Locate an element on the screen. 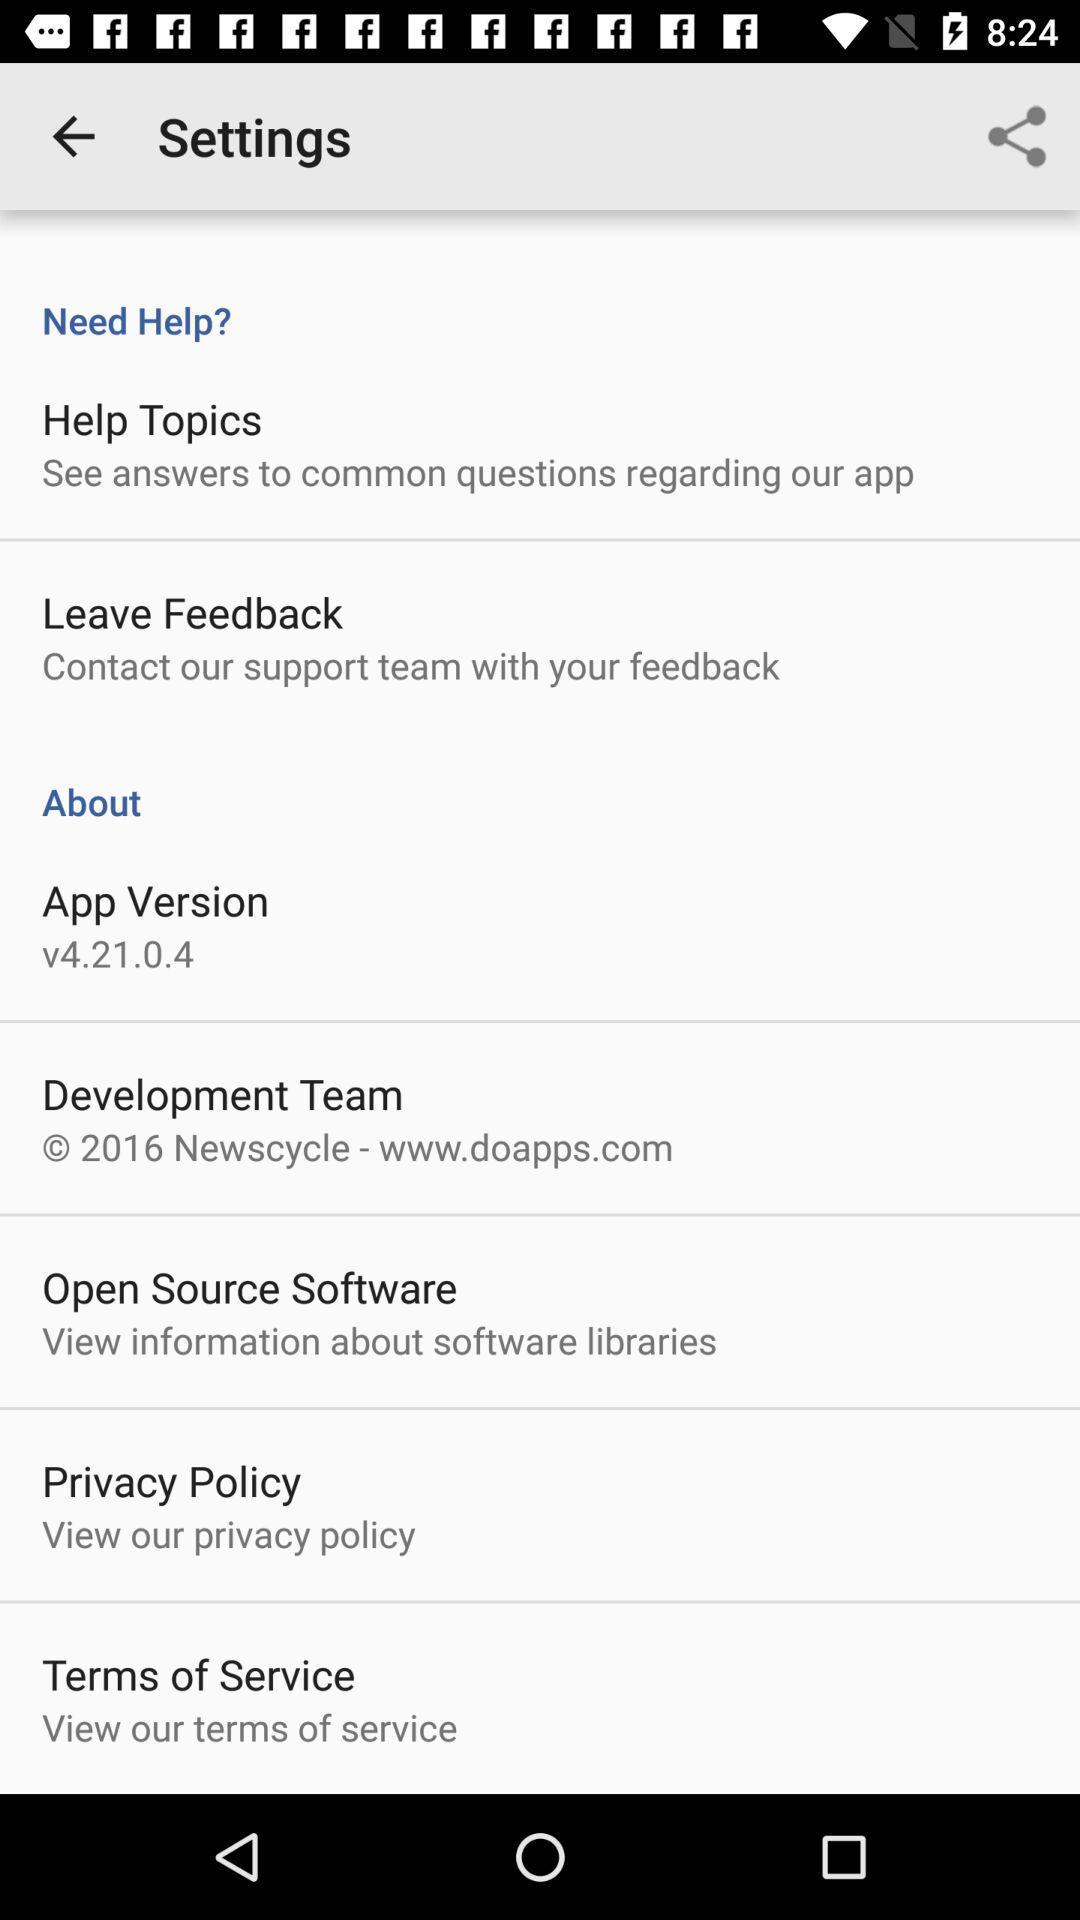  the icon to the left of the settings is located at coordinates (72, 135).